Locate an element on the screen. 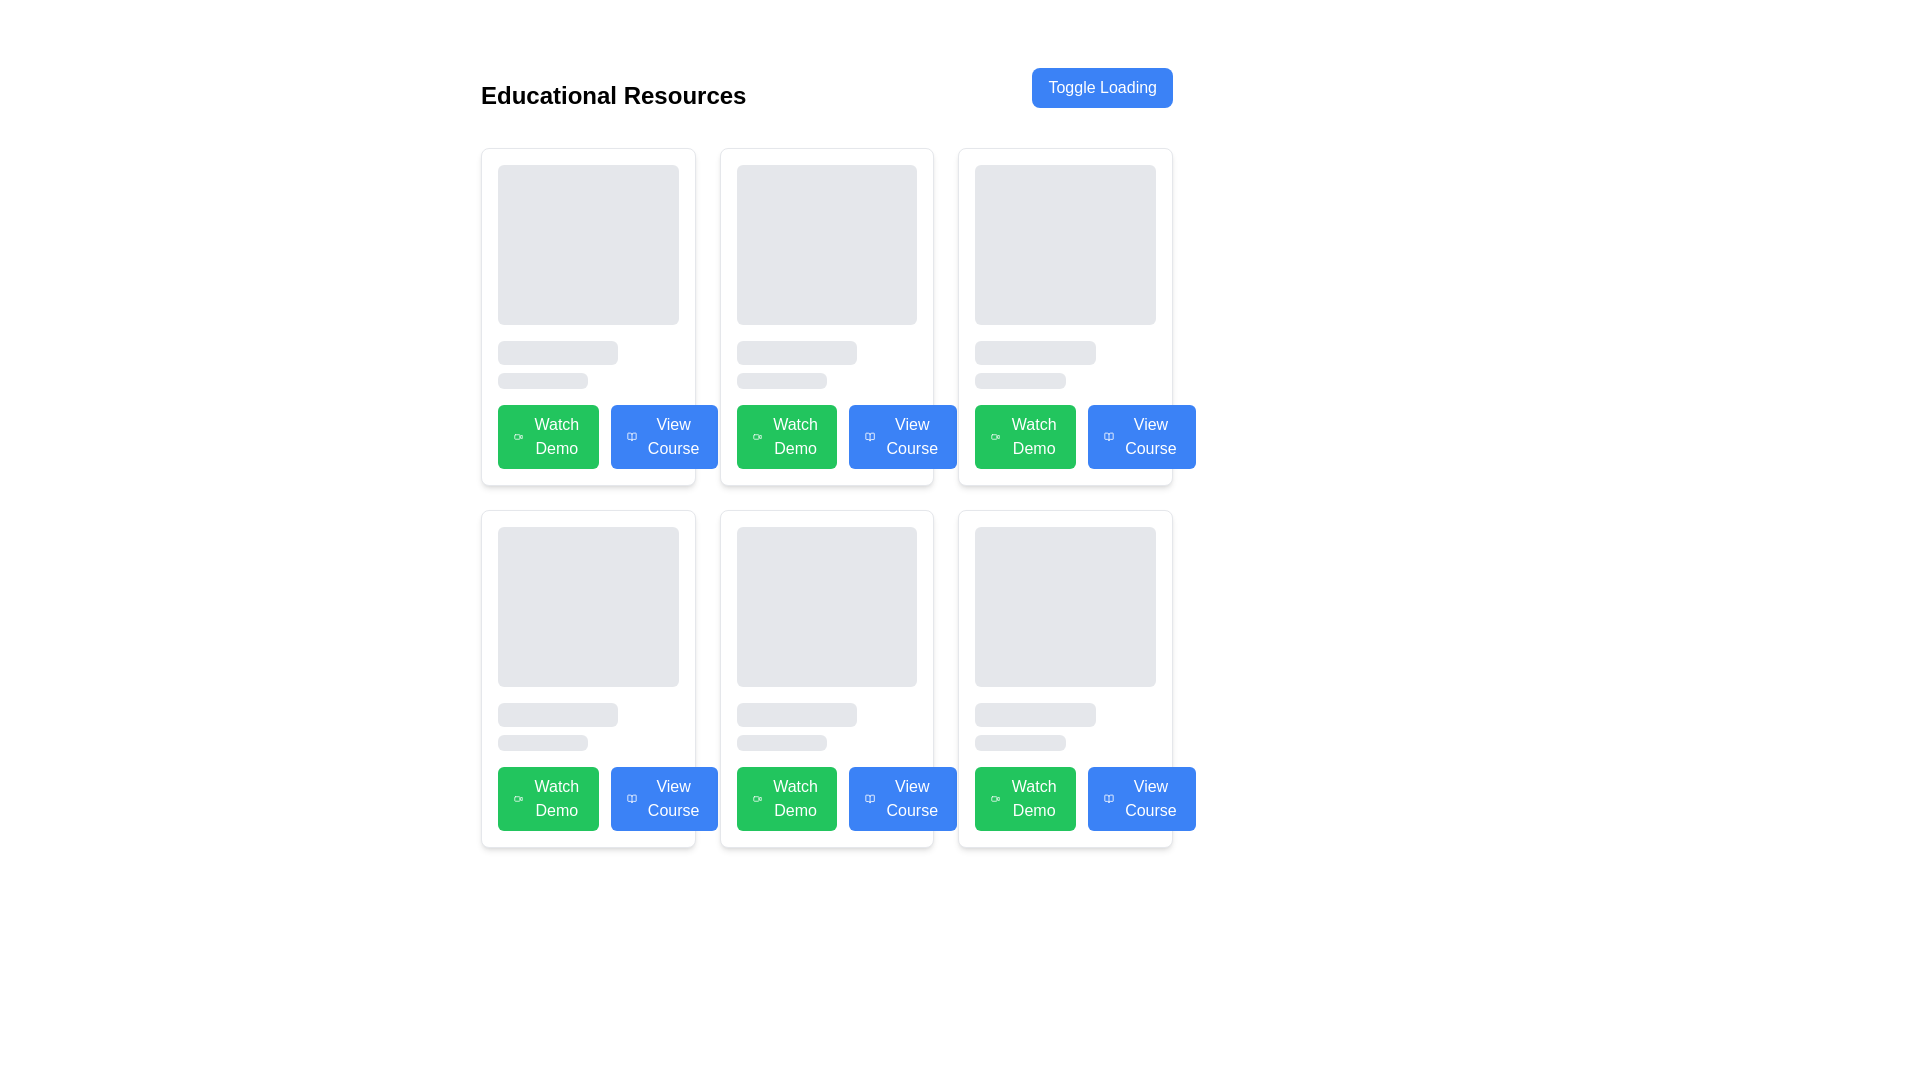 The width and height of the screenshot is (1920, 1080). the Placeholder element located at the bottom of the lower-left card in the grid, which serves as a loading or content space indicator is located at coordinates (543, 743).